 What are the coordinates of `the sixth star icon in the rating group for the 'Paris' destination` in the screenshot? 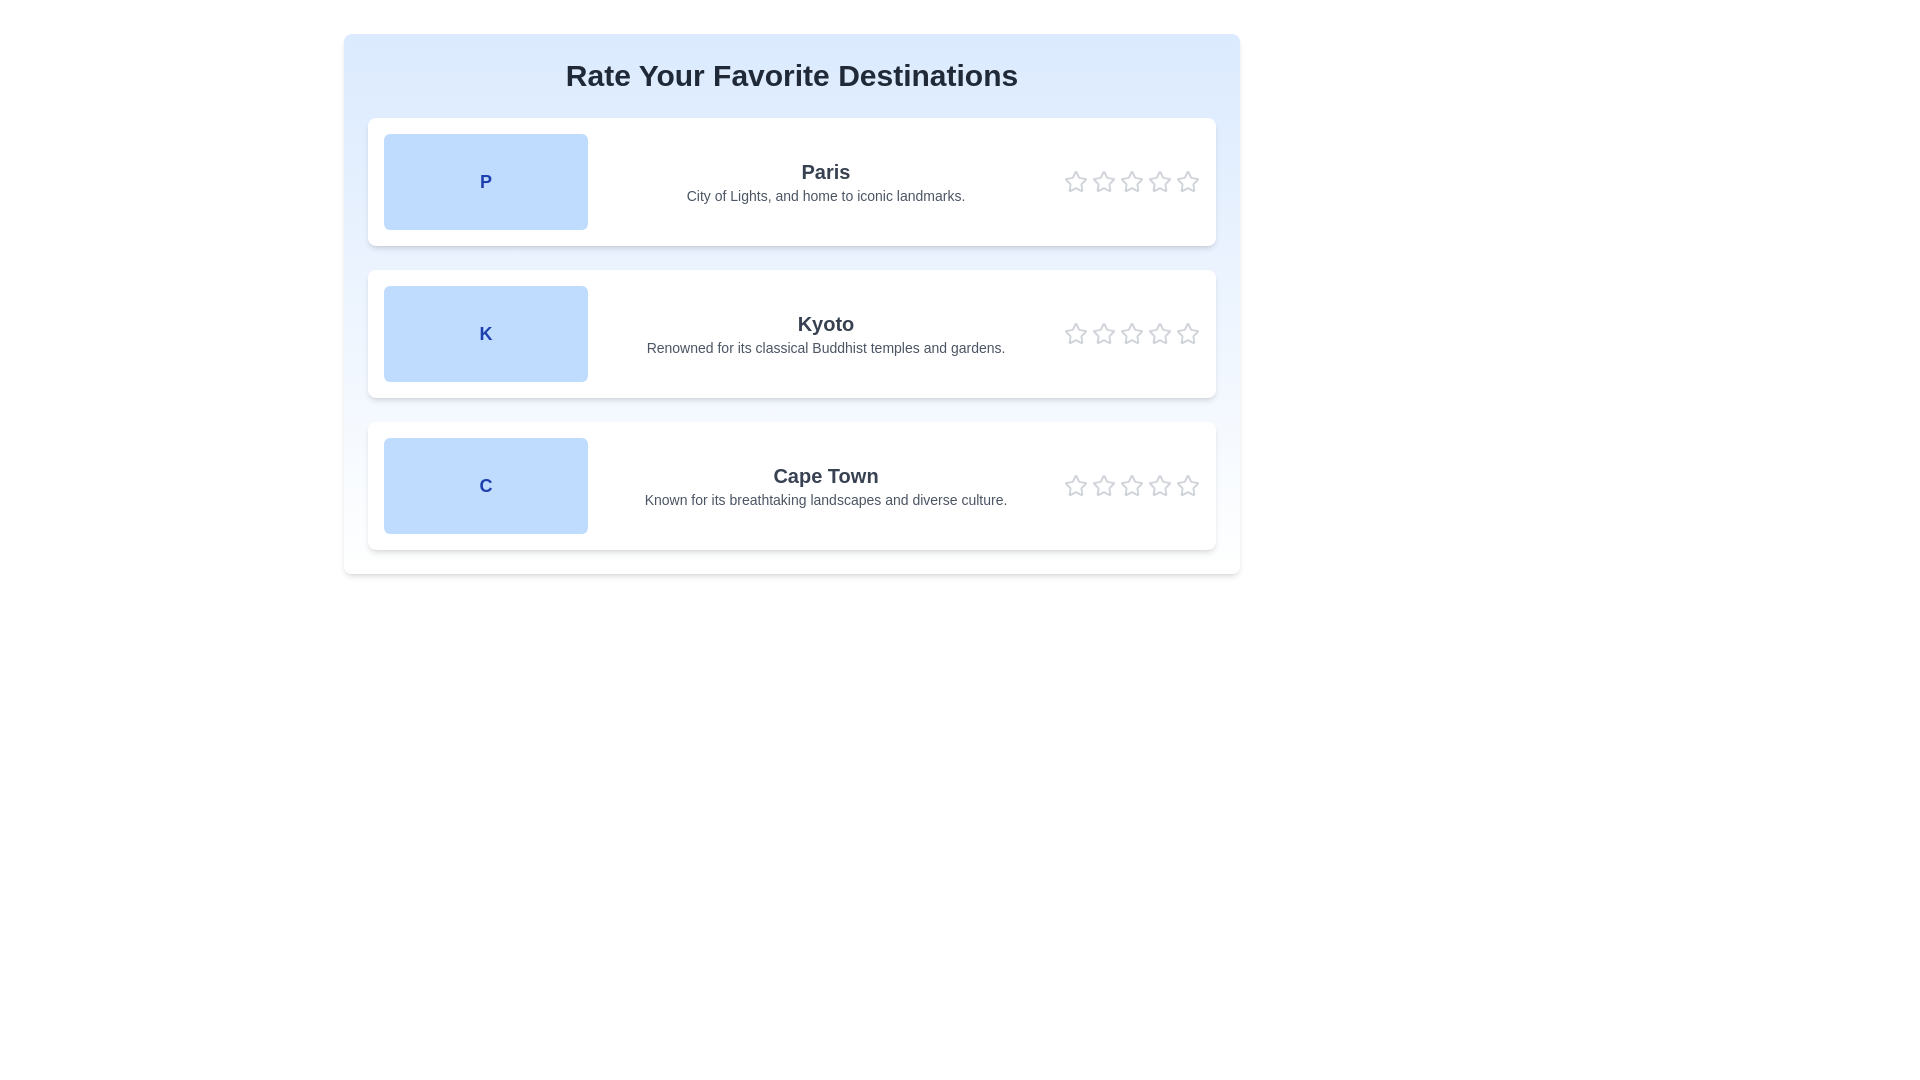 It's located at (1160, 181).